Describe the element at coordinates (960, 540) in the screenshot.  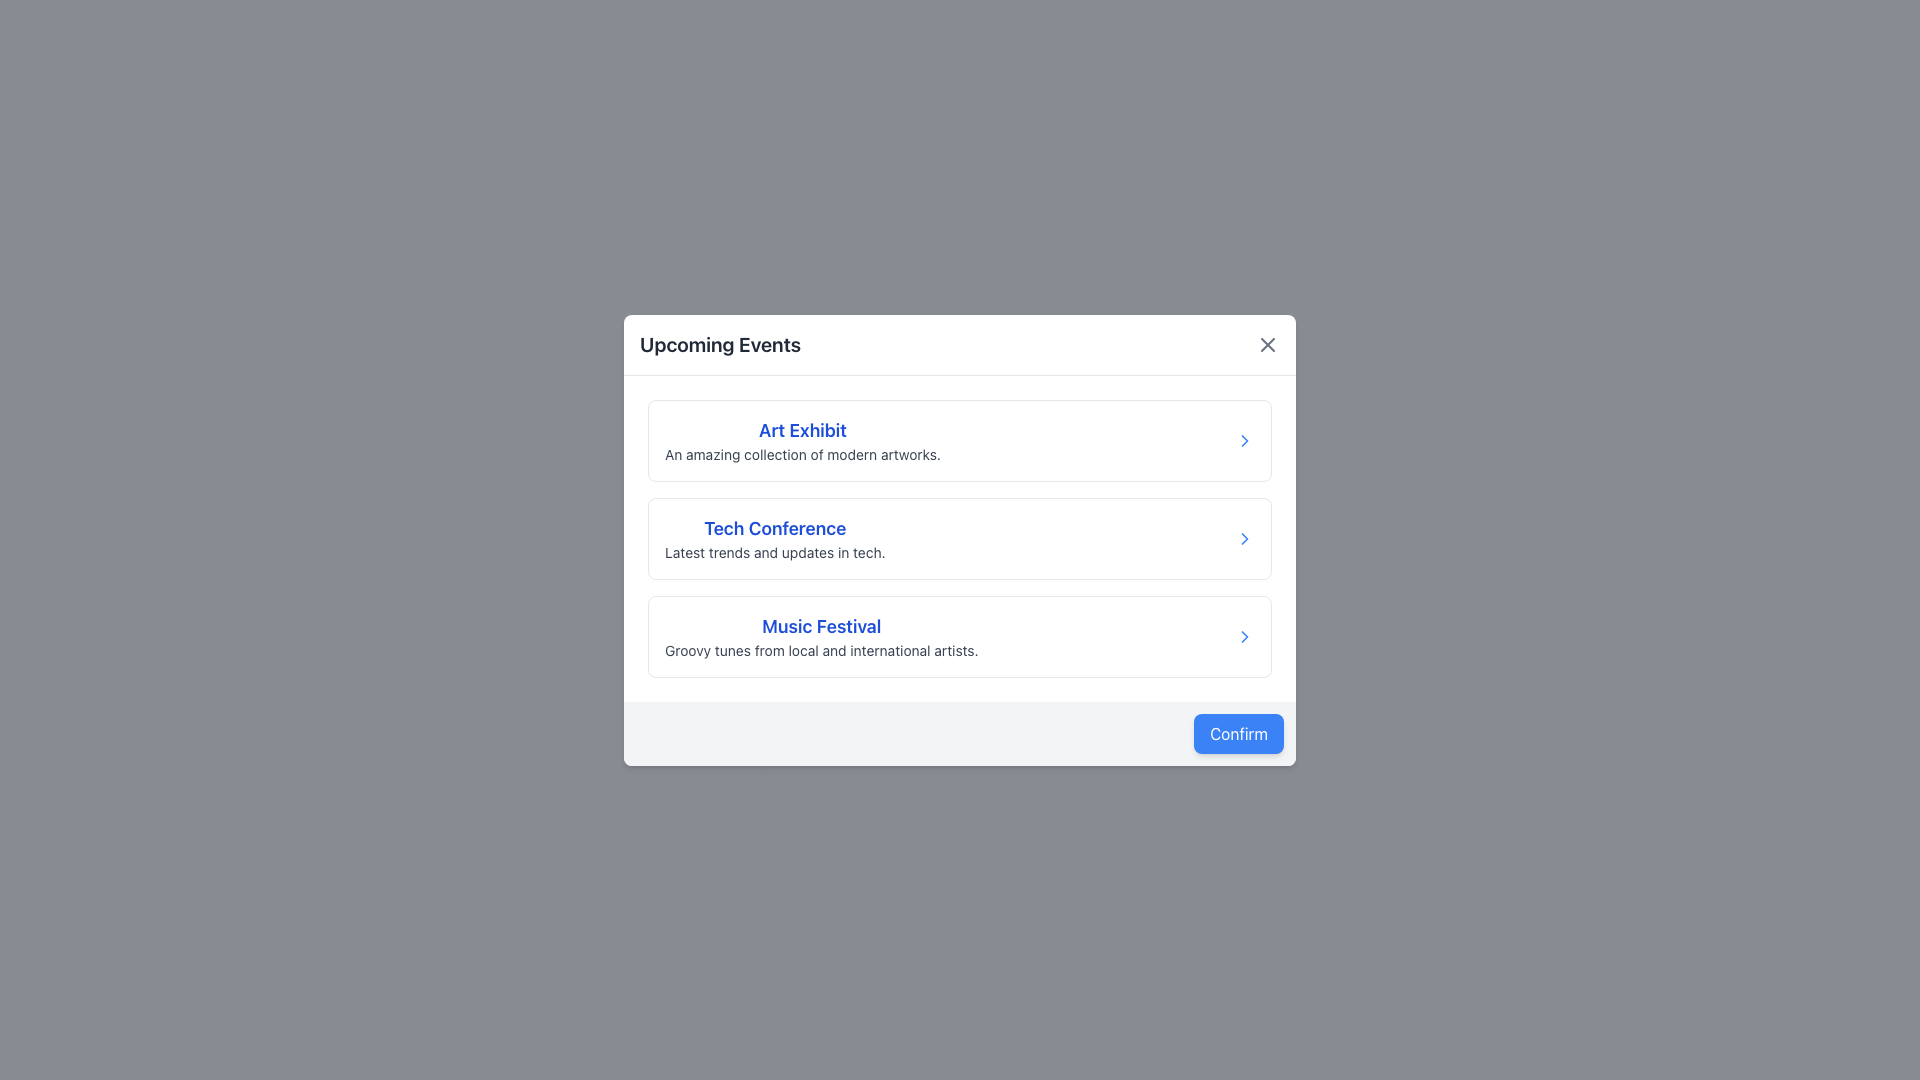
I see `the 'Tech Conference' list item, which is the second entry in a modal dialog` at that location.